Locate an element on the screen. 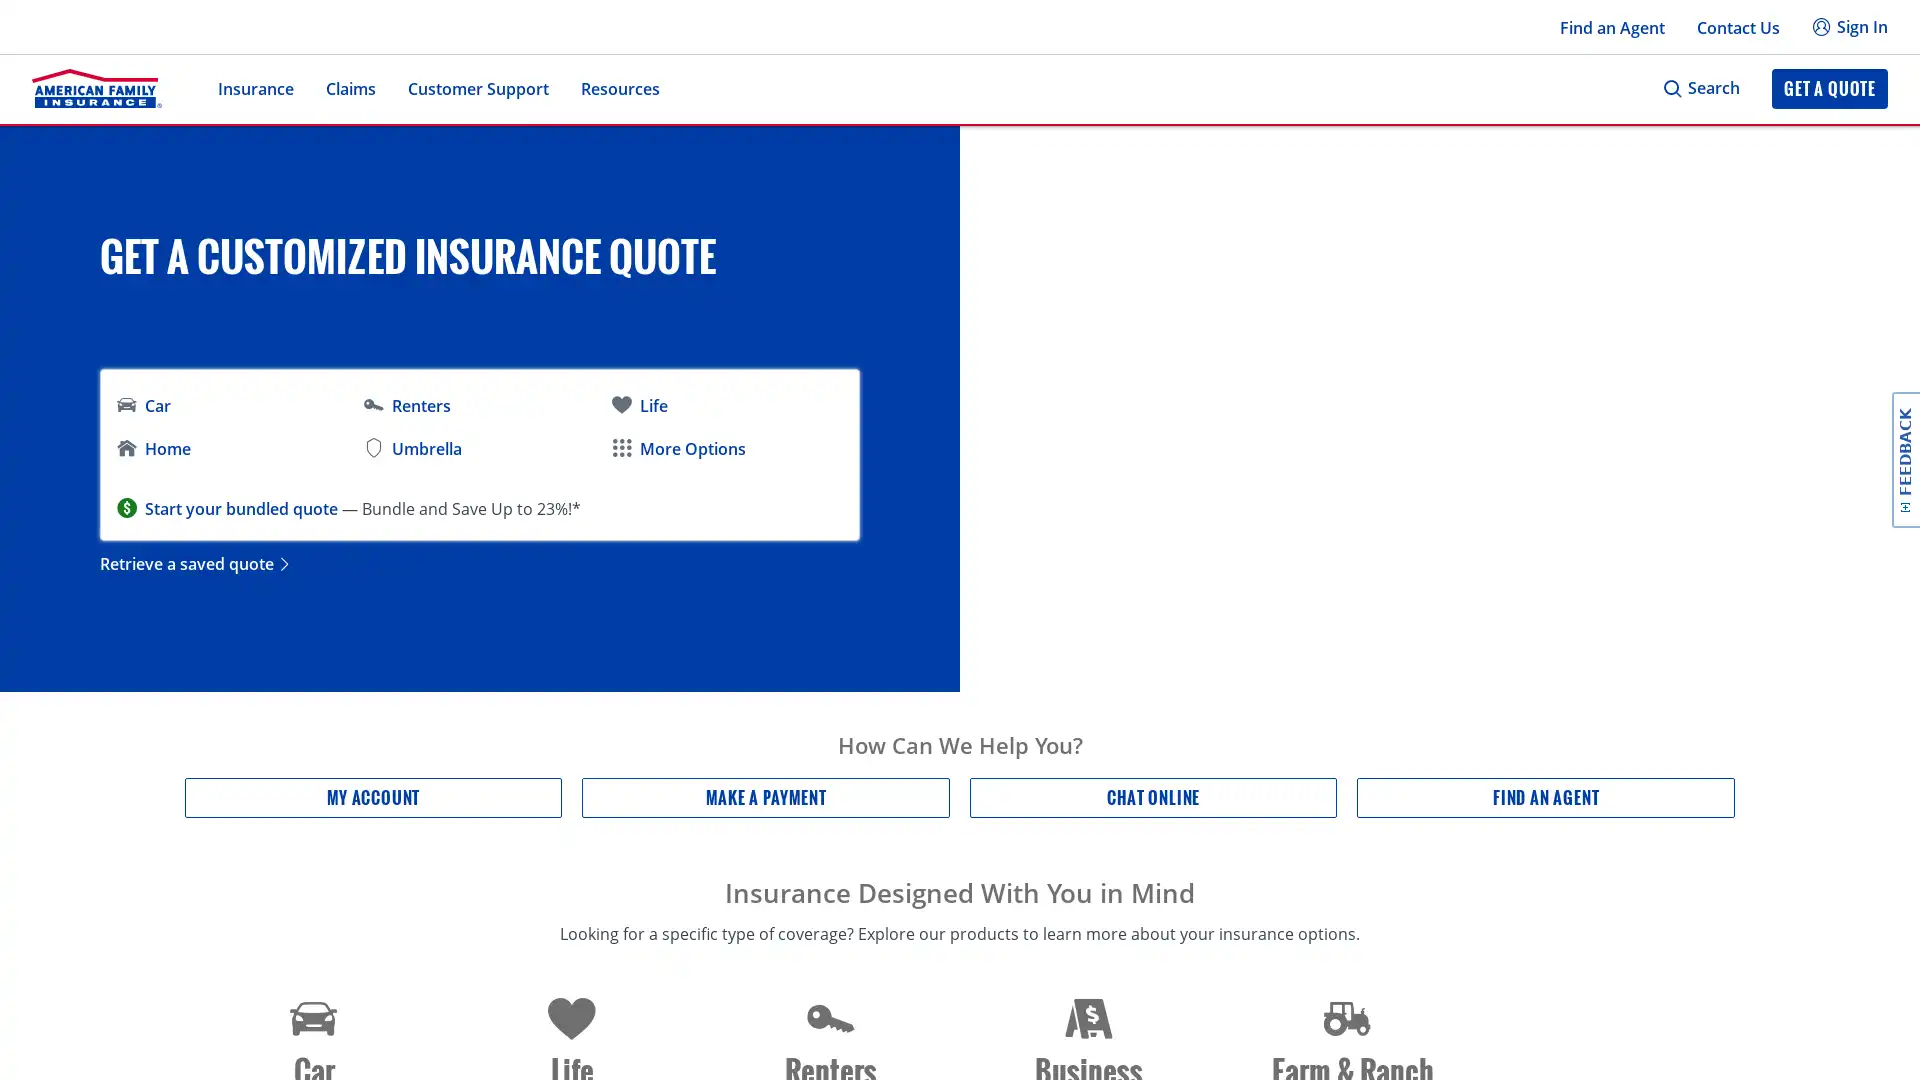 This screenshot has width=1920, height=1080. Start your bundled quote is located at coordinates (240, 507).